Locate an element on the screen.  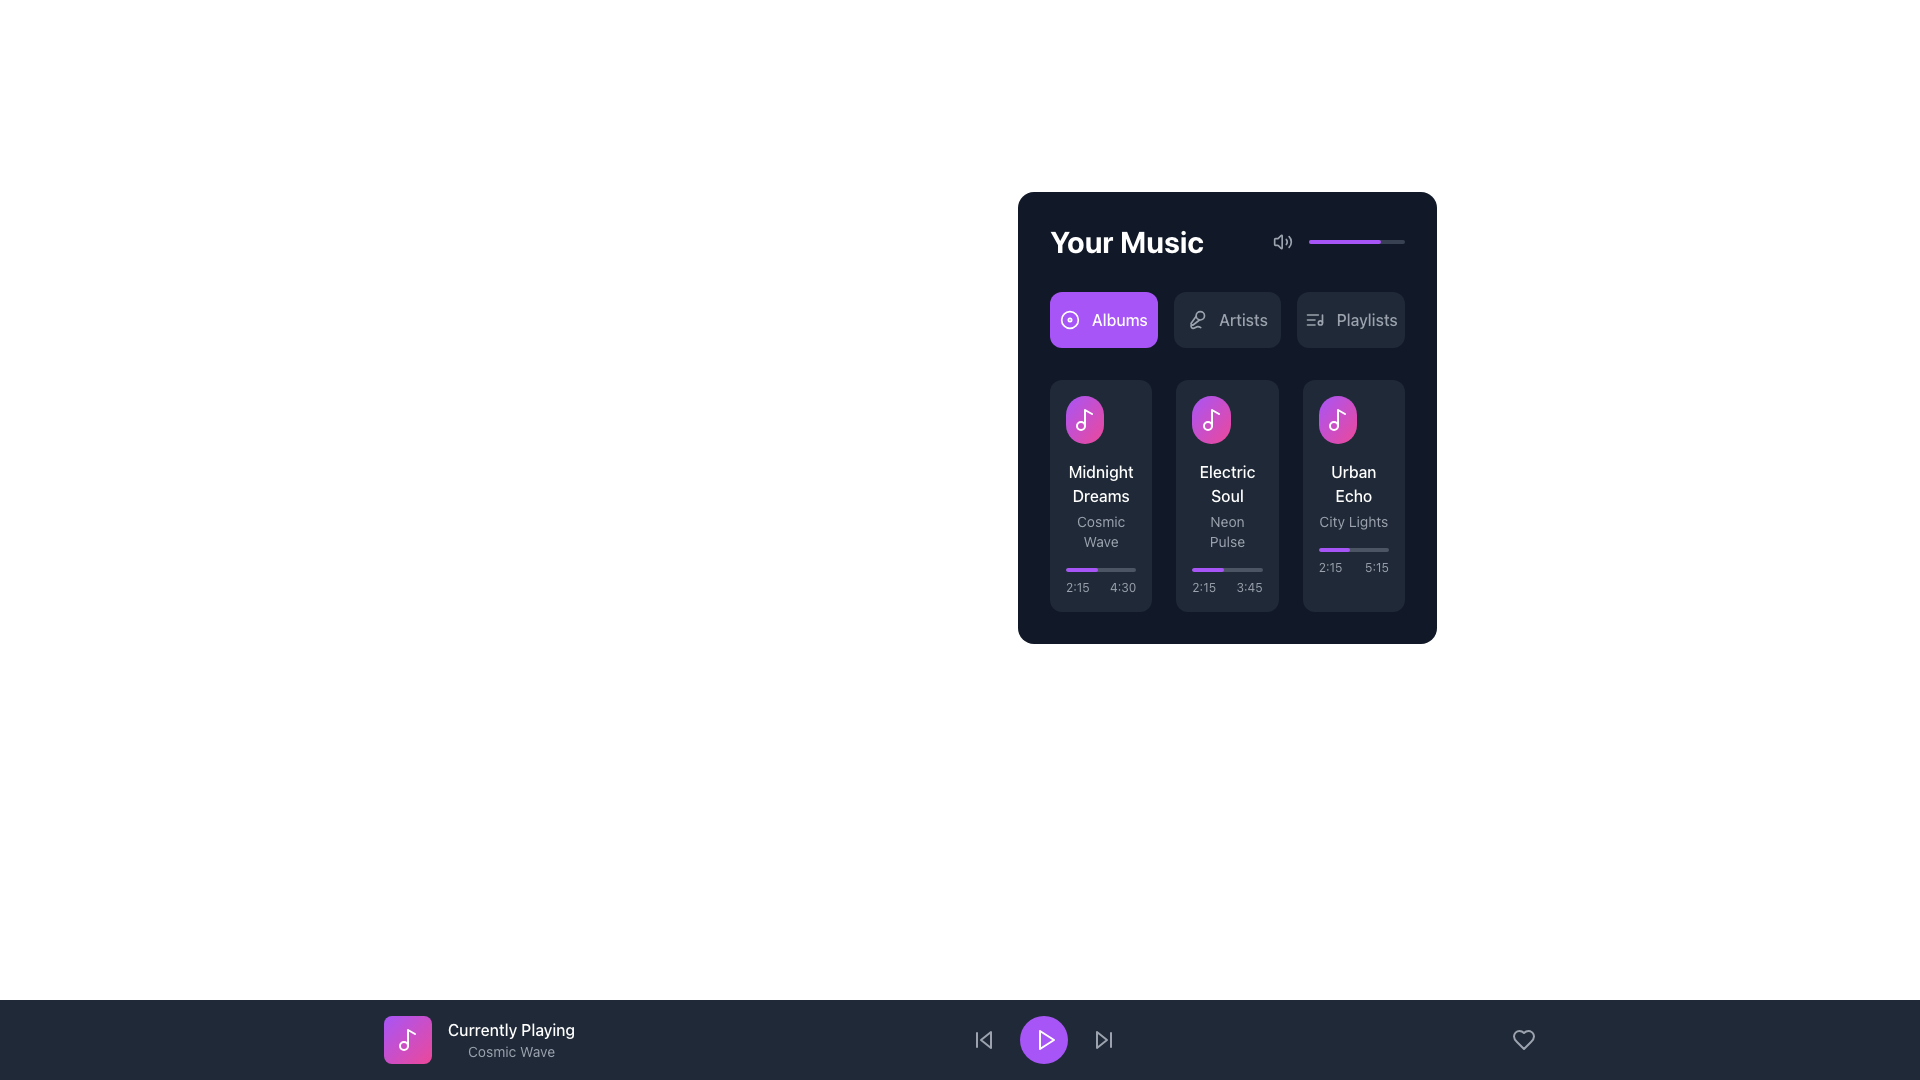
graphical icon embedded within a circular background, which features a gradient from purple to pink and a white musical note icon at its center, located on the 'Urban Echo' card is located at coordinates (1353, 419).